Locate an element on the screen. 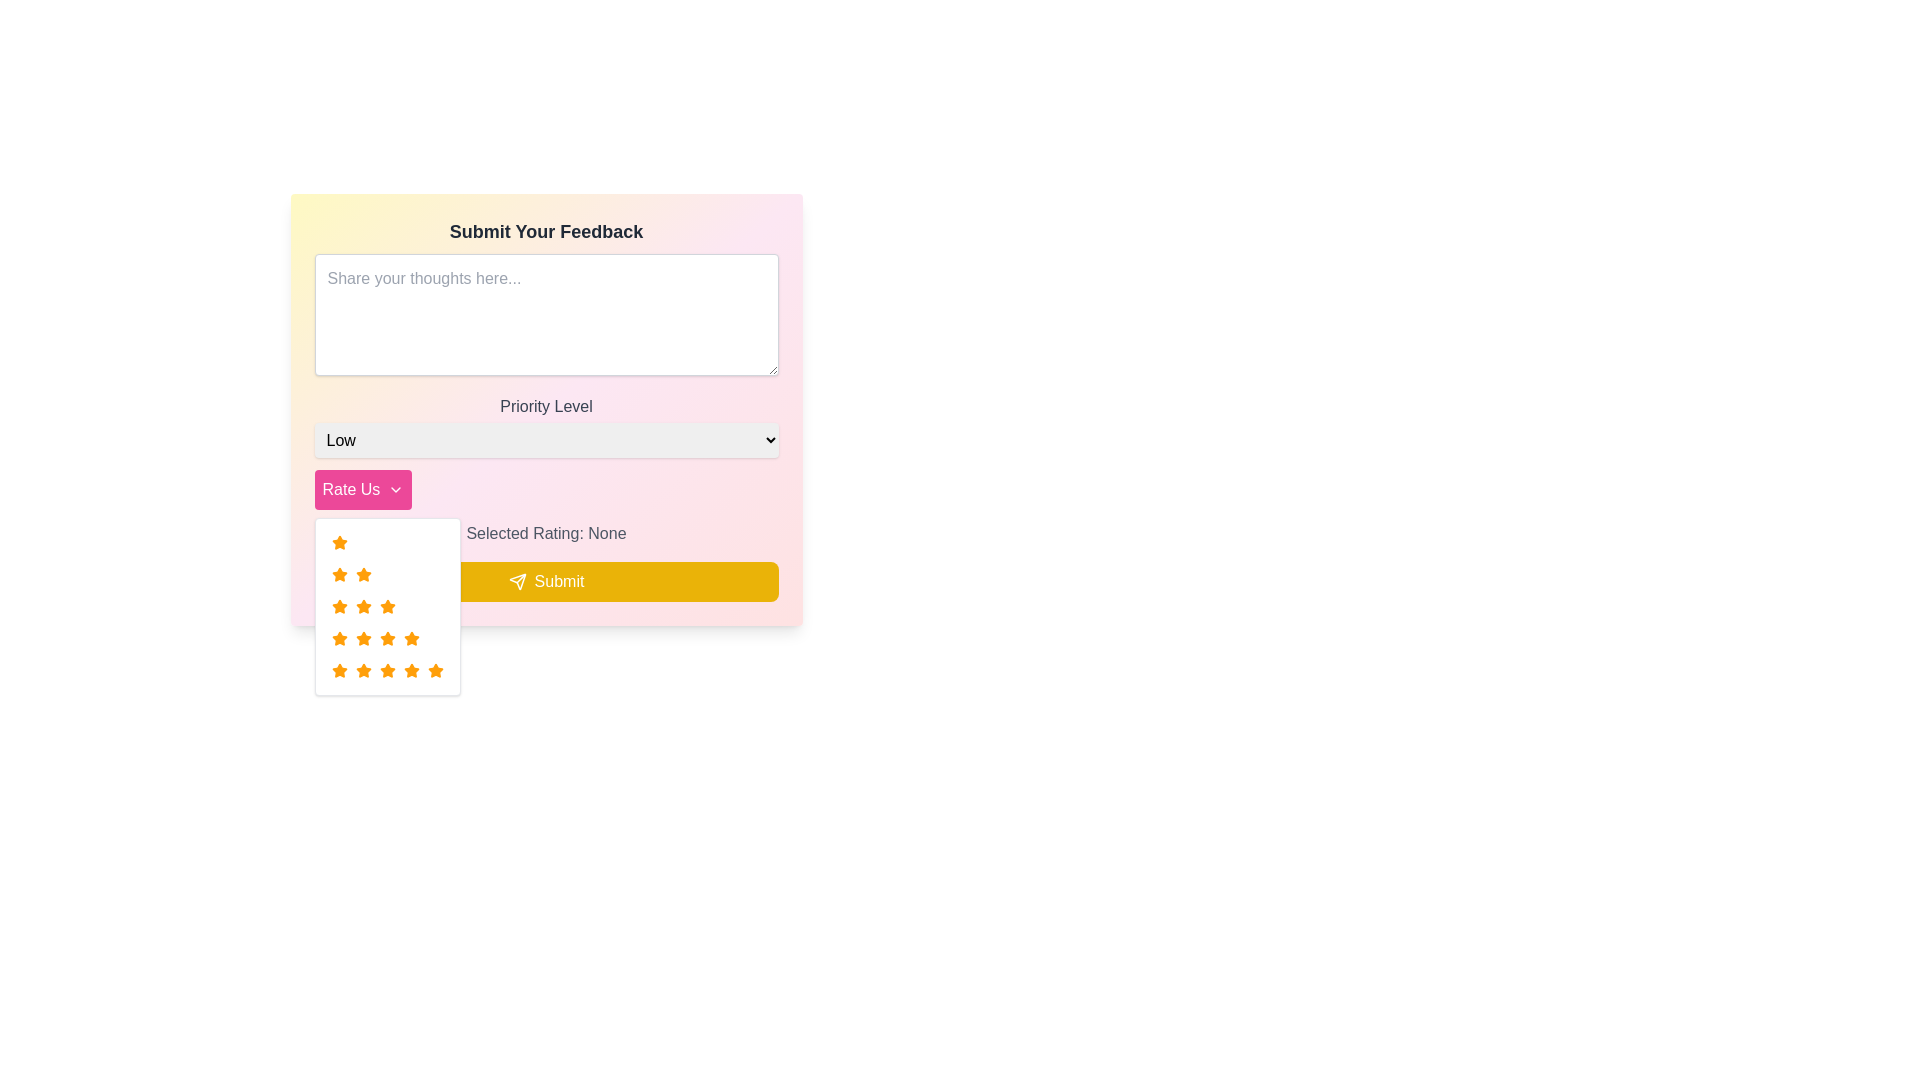  the orange five-pointed star icon located in the fourth column of the third row under the 'Rate Us' dropdown is located at coordinates (387, 639).